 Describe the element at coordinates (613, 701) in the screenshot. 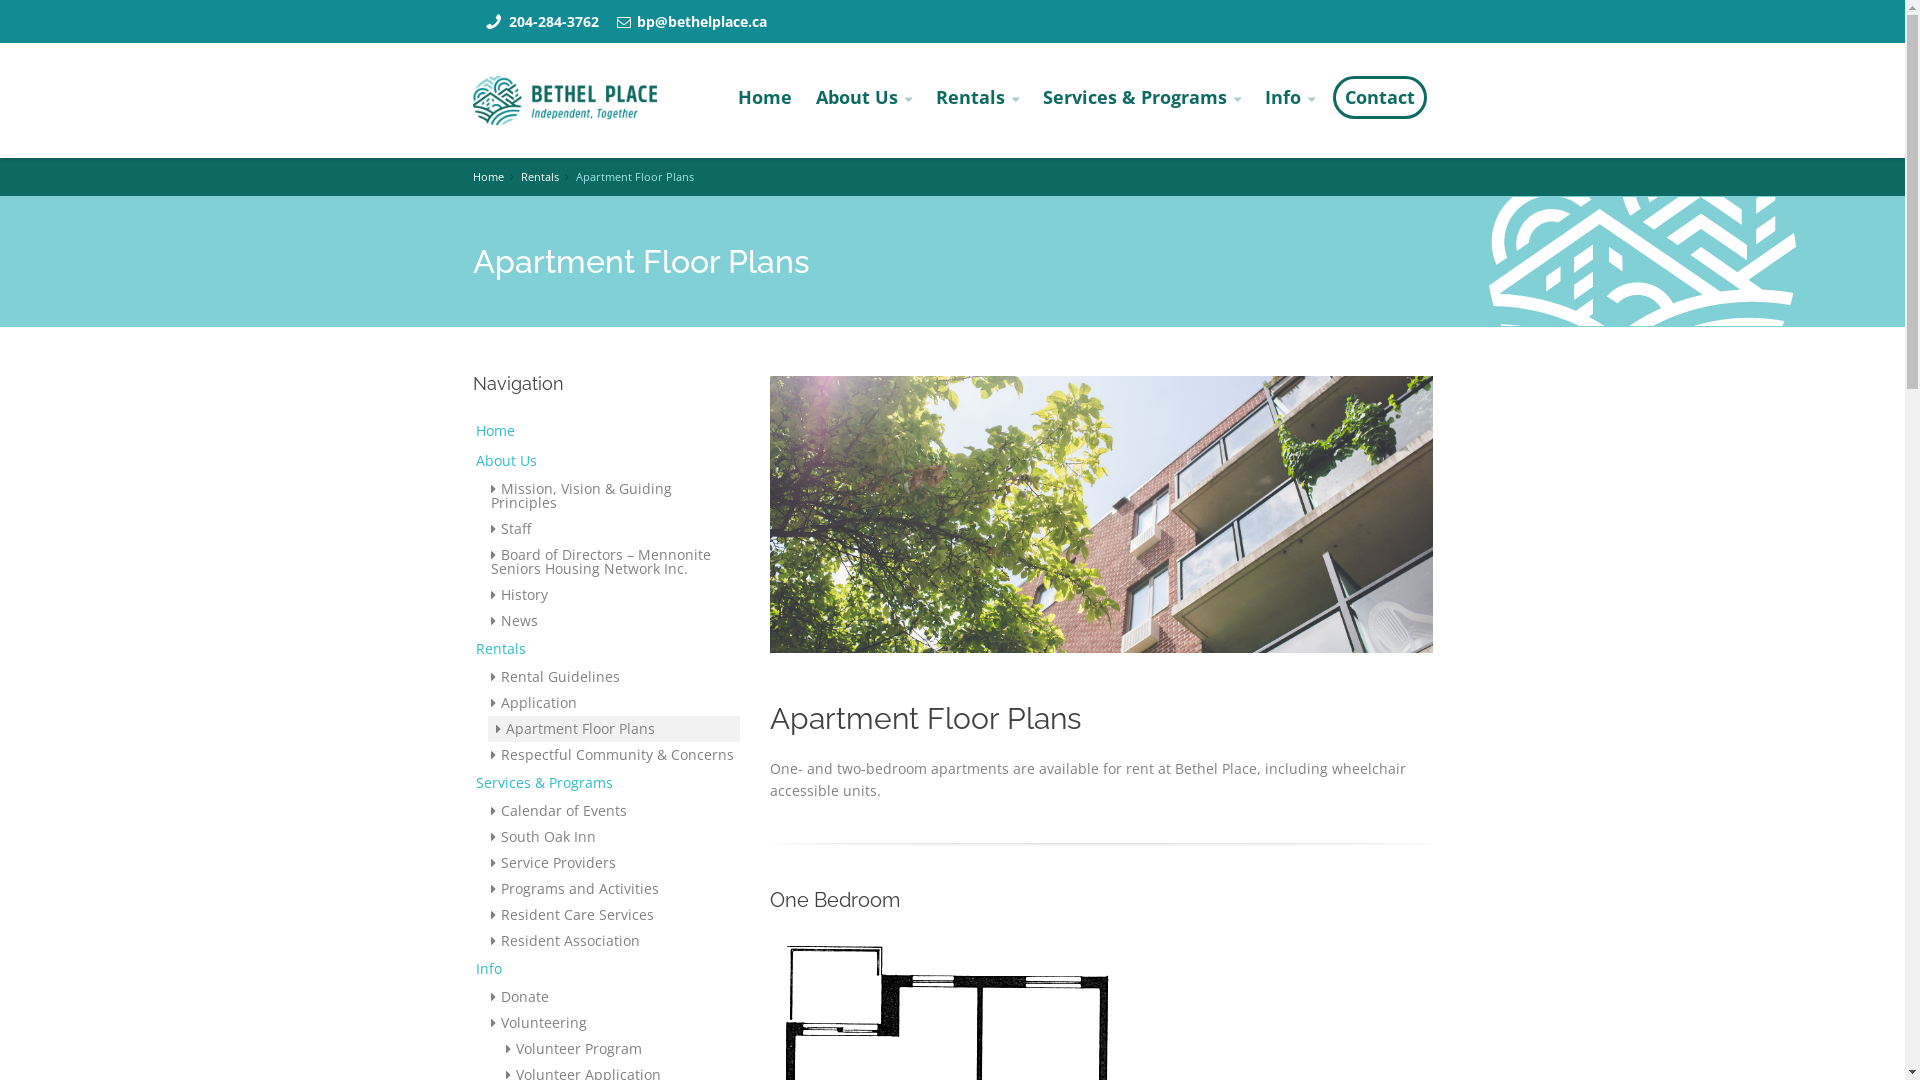

I see `'Application'` at that location.